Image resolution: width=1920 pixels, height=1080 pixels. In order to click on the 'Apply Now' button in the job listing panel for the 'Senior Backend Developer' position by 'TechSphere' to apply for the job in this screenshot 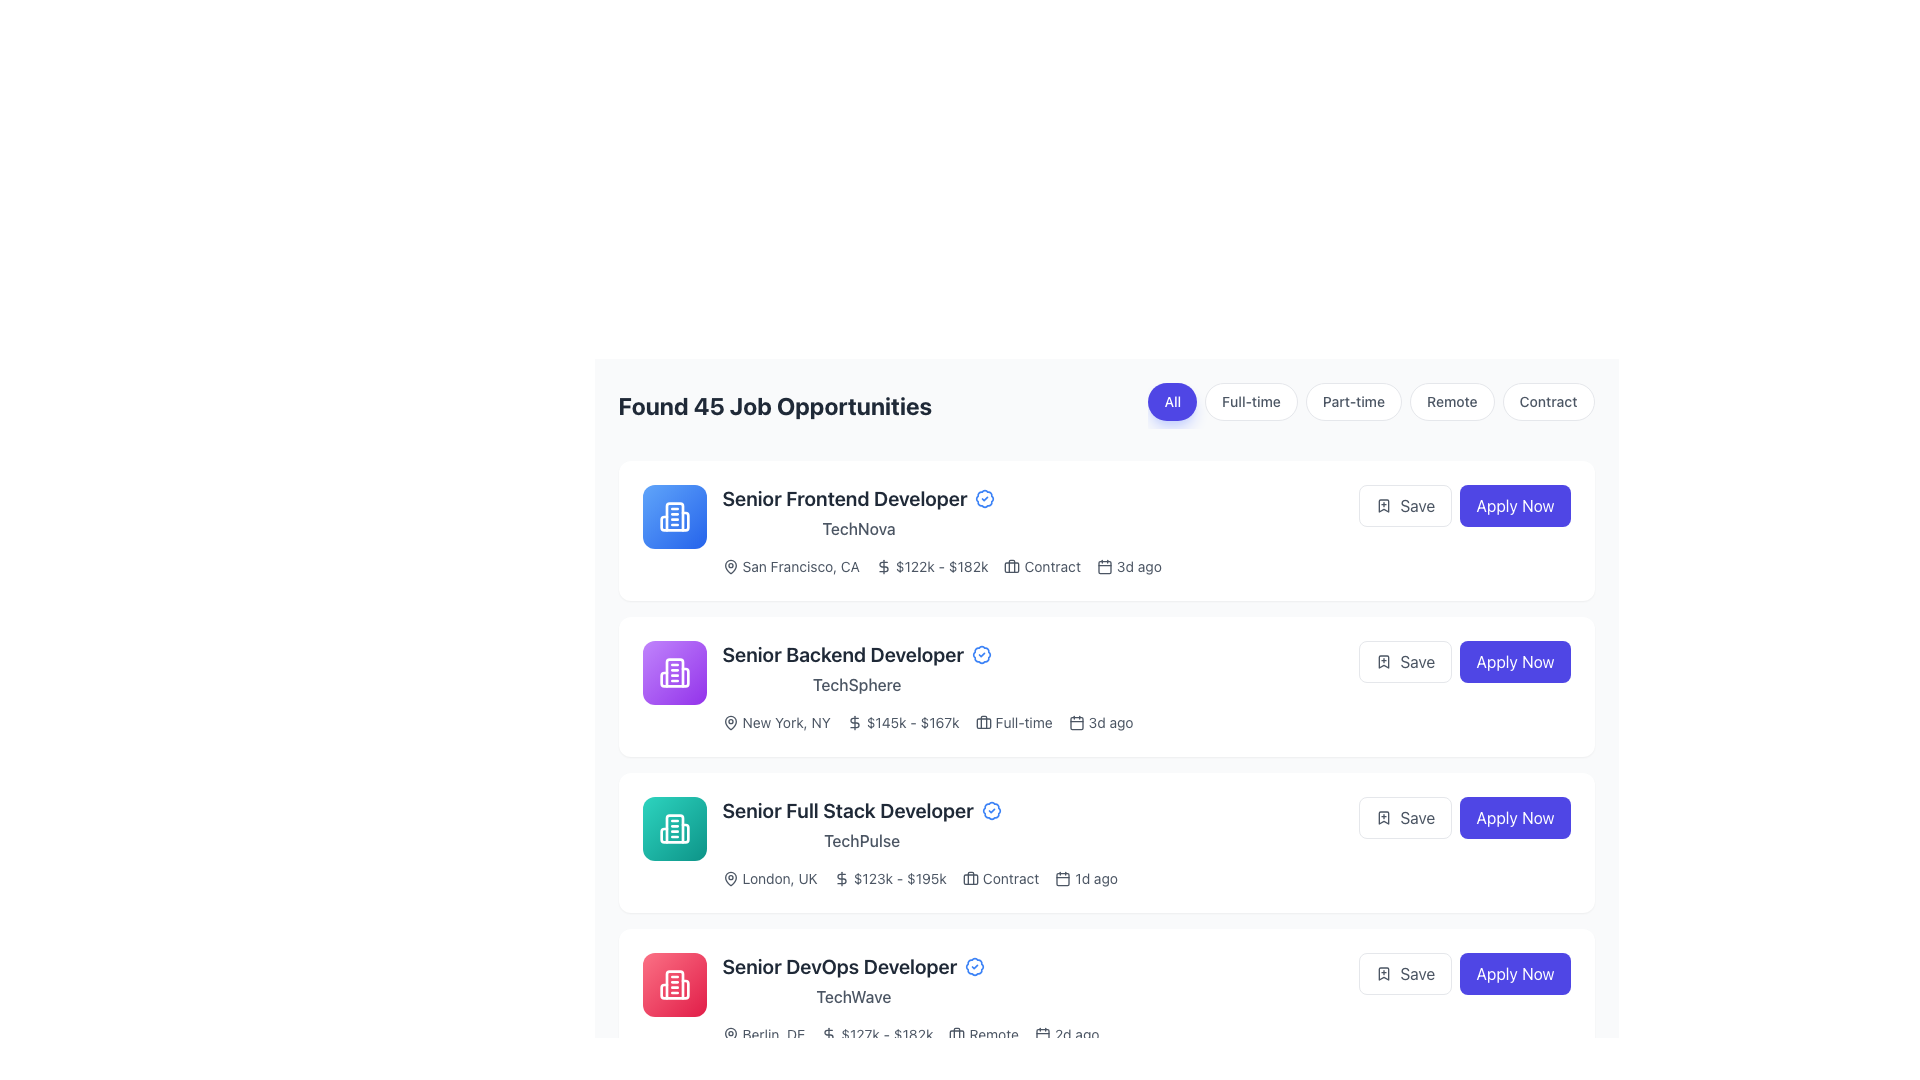, I will do `click(1464, 662)`.